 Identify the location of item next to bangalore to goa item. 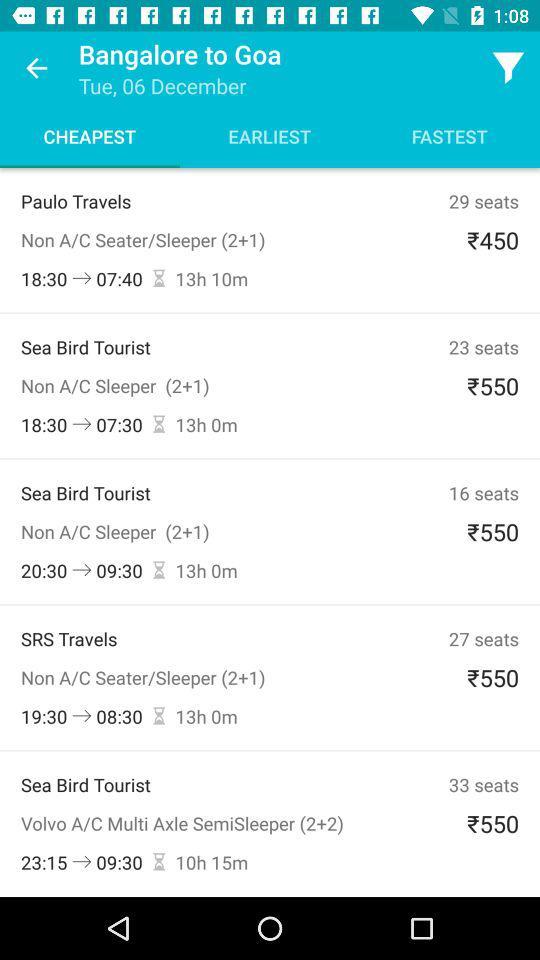
(36, 68).